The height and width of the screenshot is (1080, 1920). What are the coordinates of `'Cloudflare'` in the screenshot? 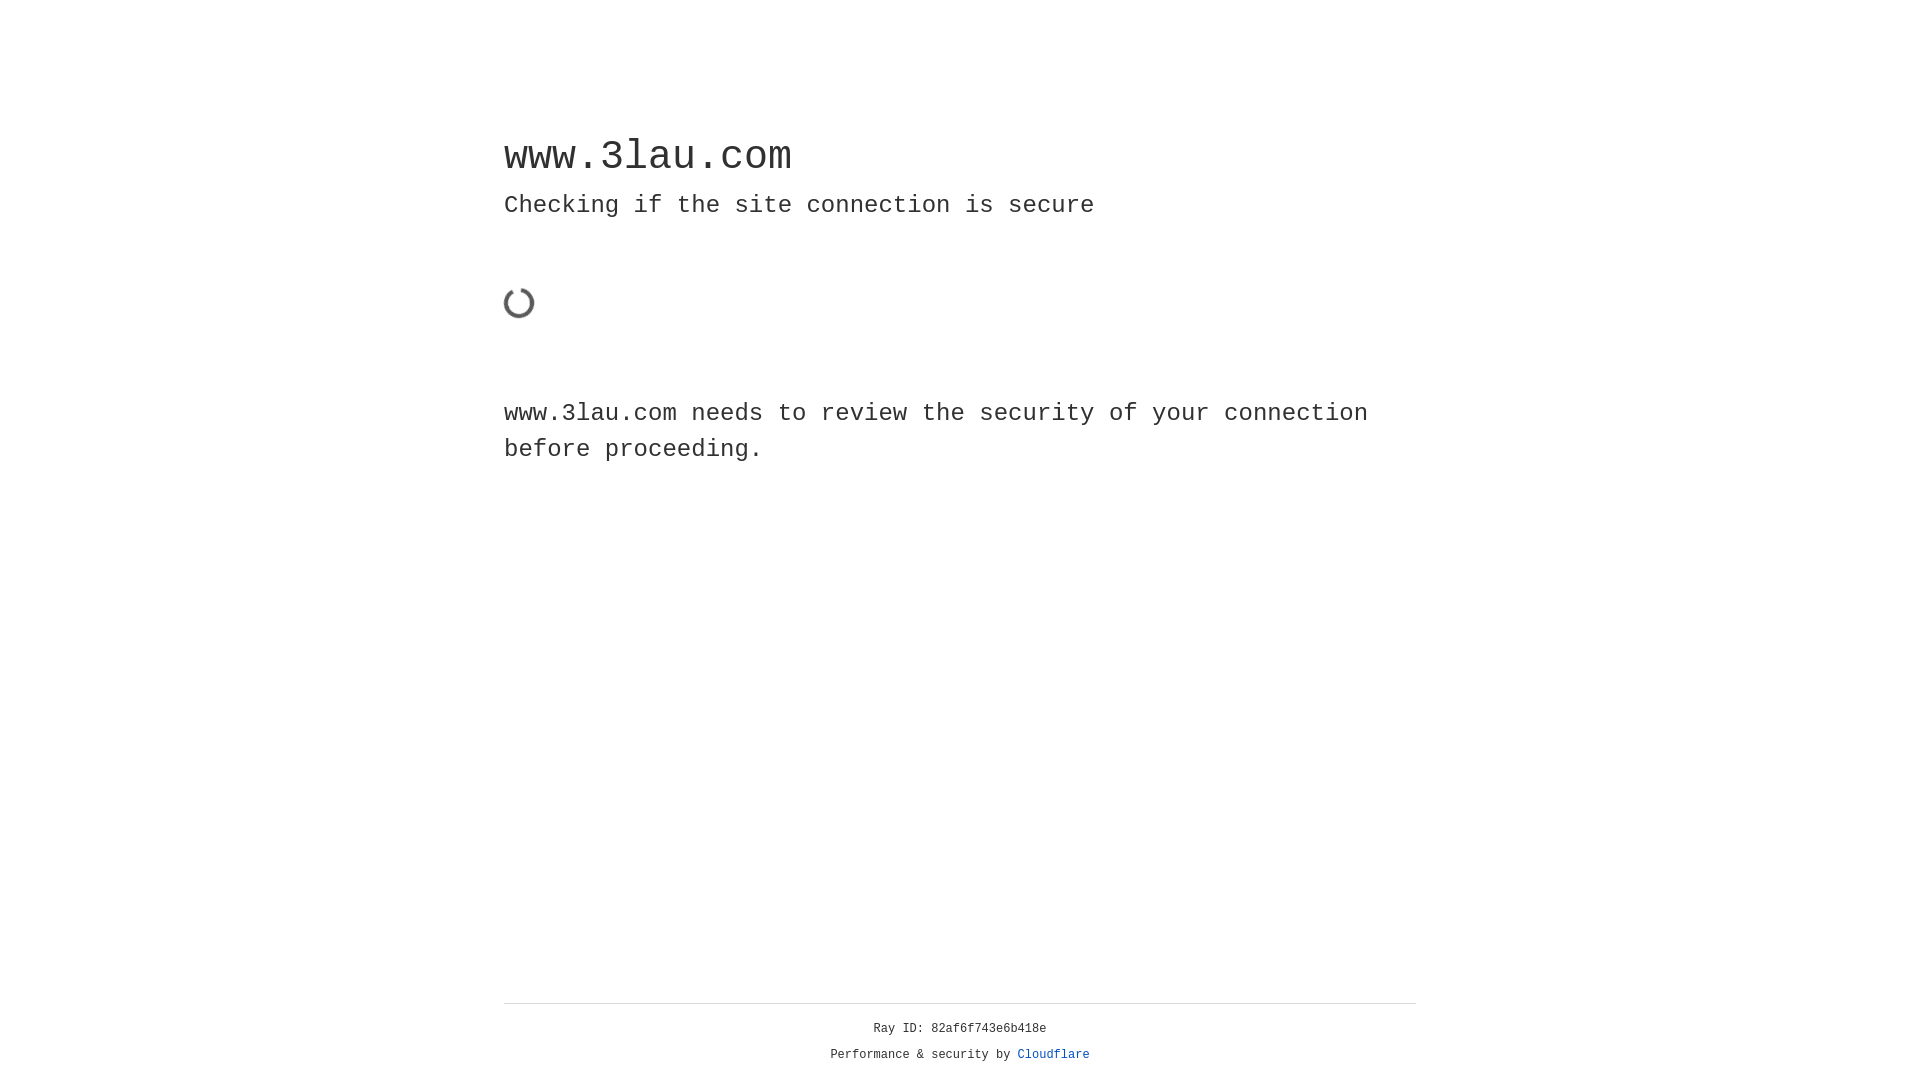 It's located at (1053, 1054).